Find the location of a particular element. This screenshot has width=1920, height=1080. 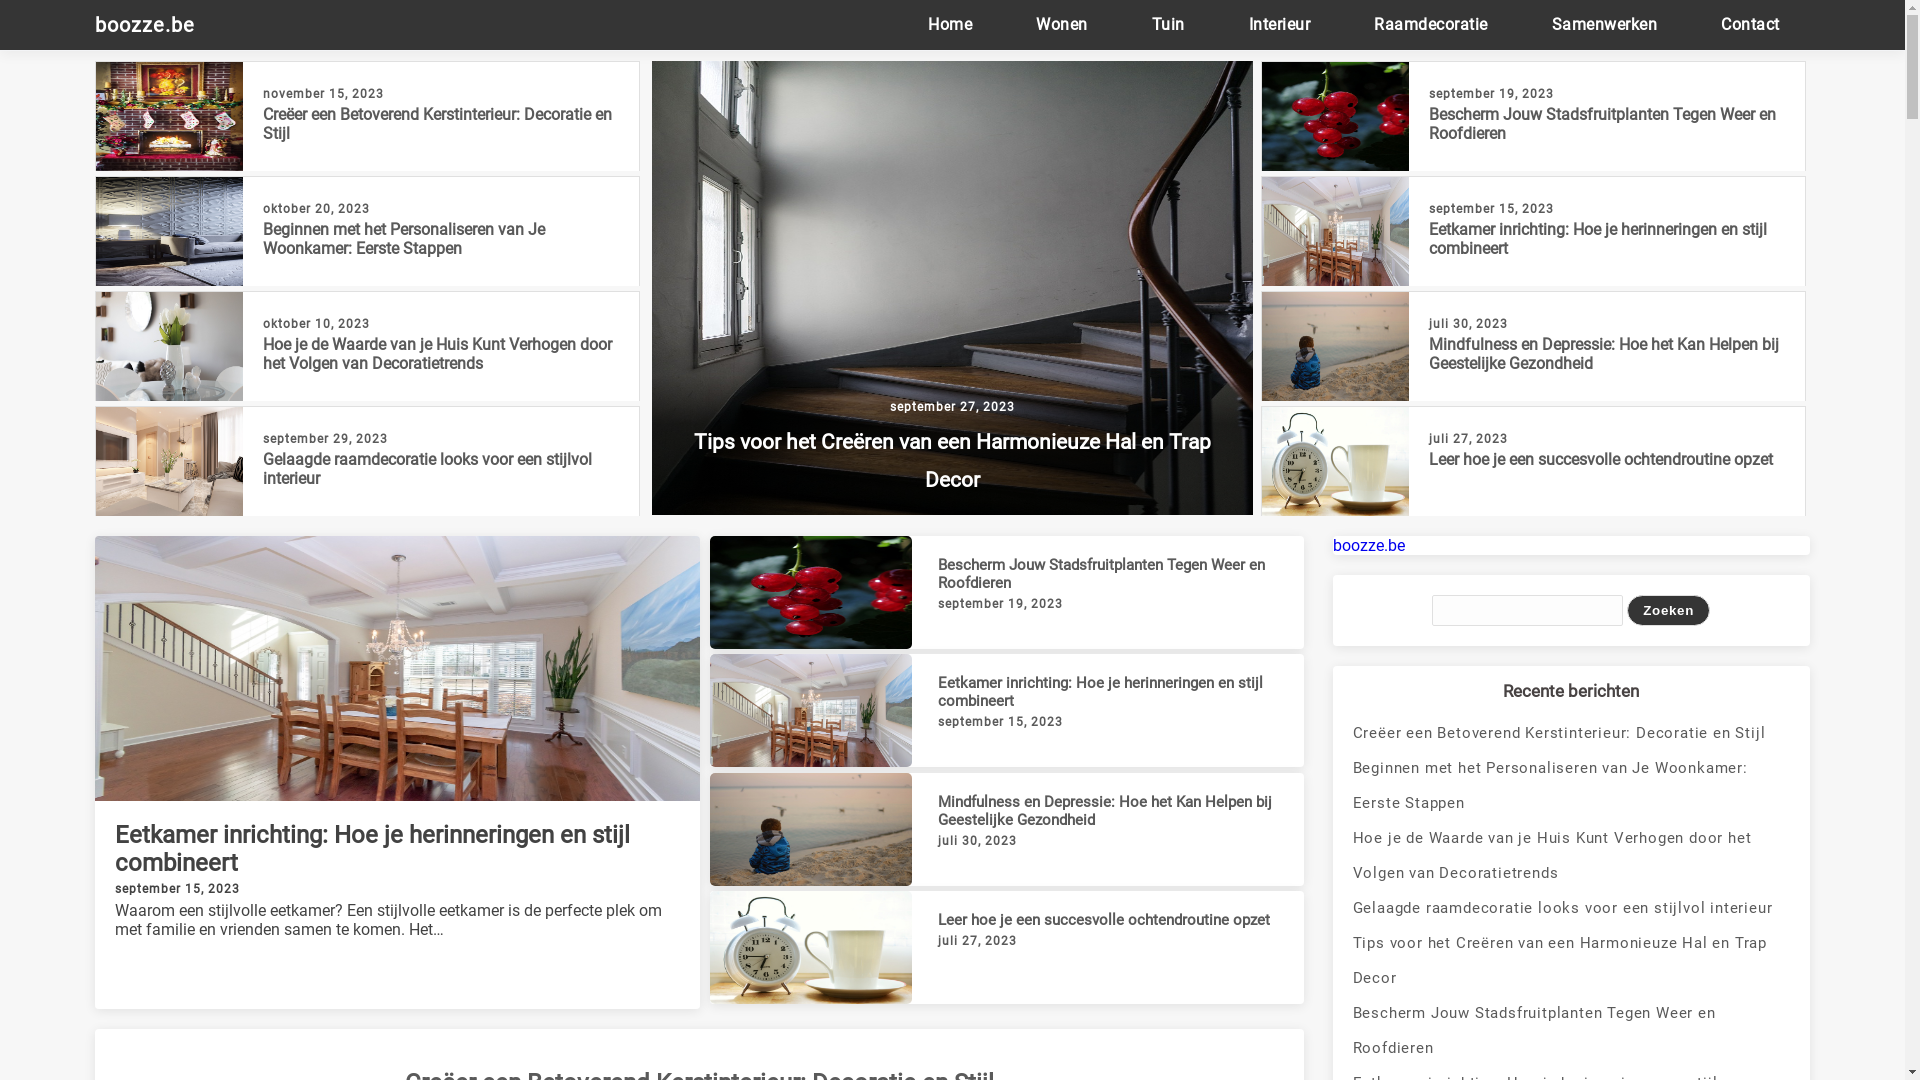

'Zoeken' is located at coordinates (1668, 609).